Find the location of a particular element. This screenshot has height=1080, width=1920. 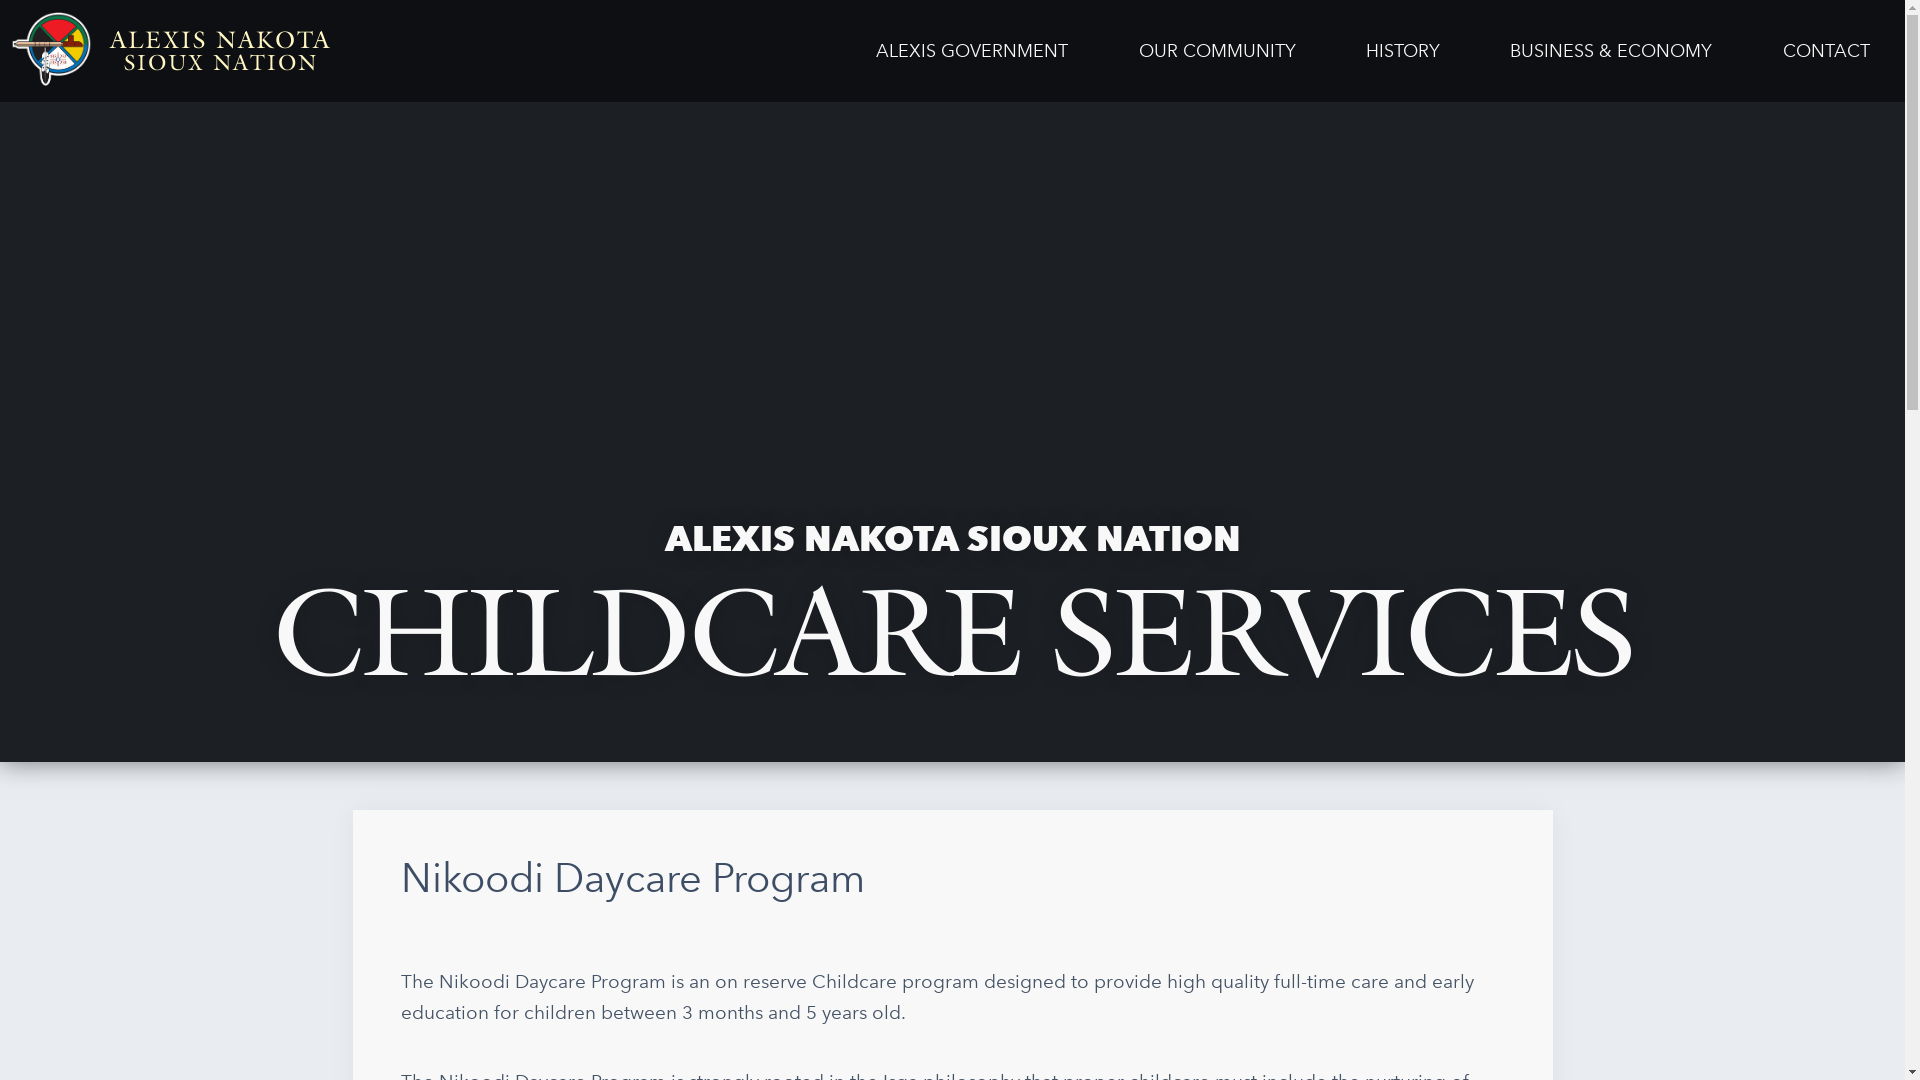

'HISTORY' is located at coordinates (1401, 49).